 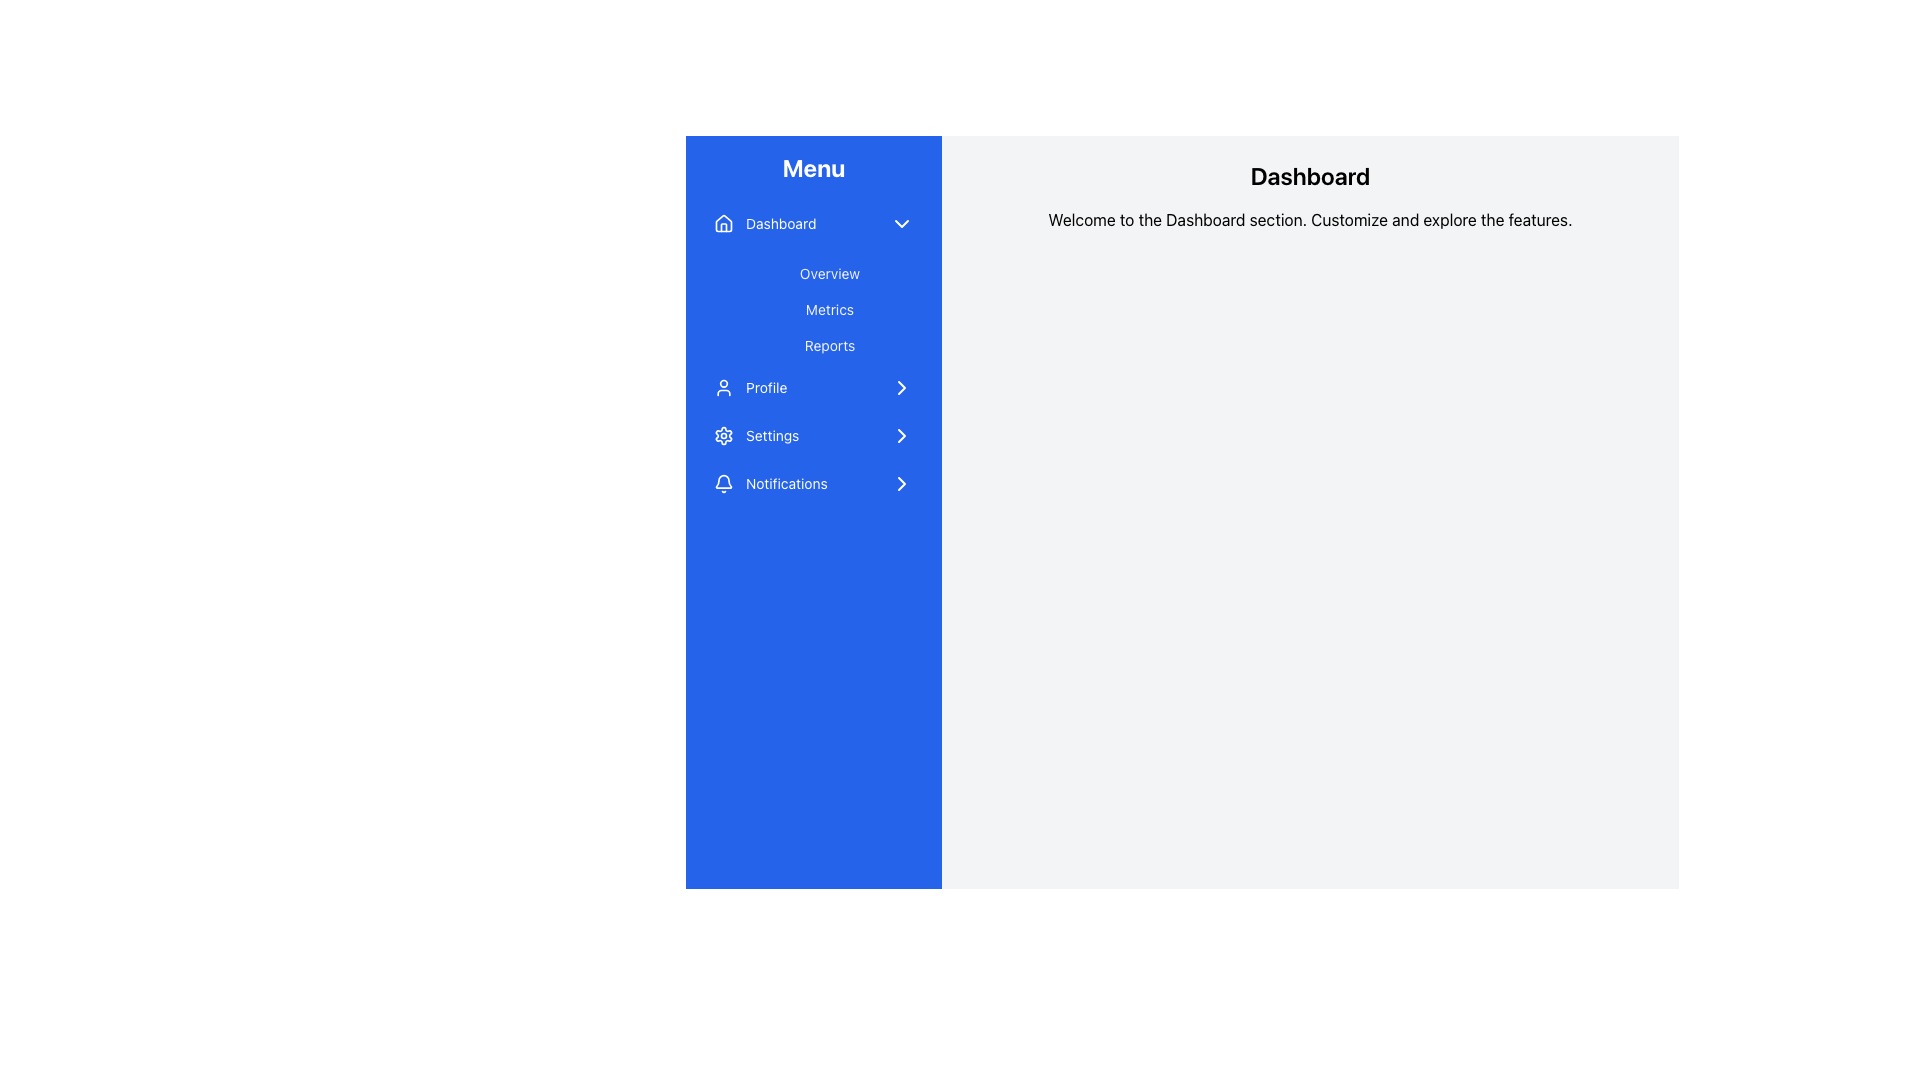 I want to click on the SVG Icon located at the far right end of the 'Notifications' menu entry, adjacent to the text 'Notifications', so click(x=901, y=483).